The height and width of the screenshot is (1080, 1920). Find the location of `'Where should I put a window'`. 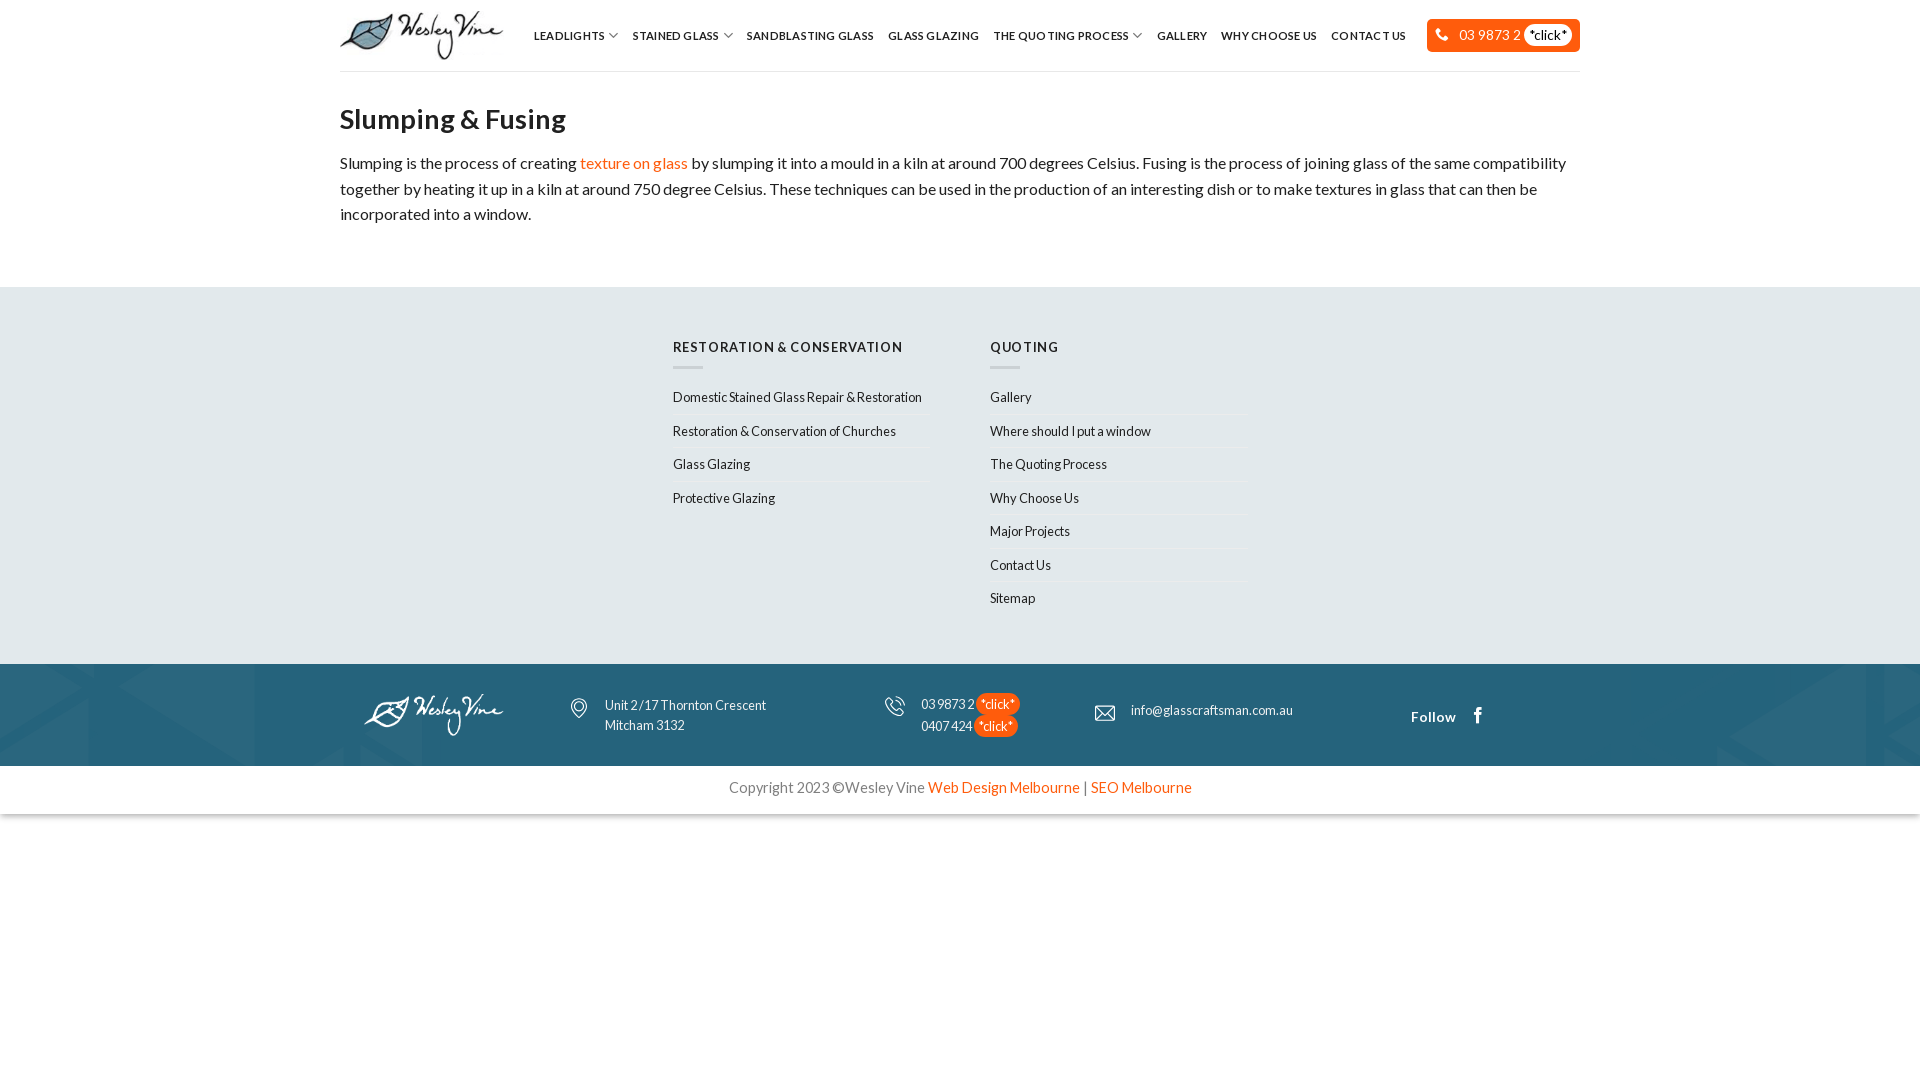

'Where should I put a window' is located at coordinates (1069, 430).